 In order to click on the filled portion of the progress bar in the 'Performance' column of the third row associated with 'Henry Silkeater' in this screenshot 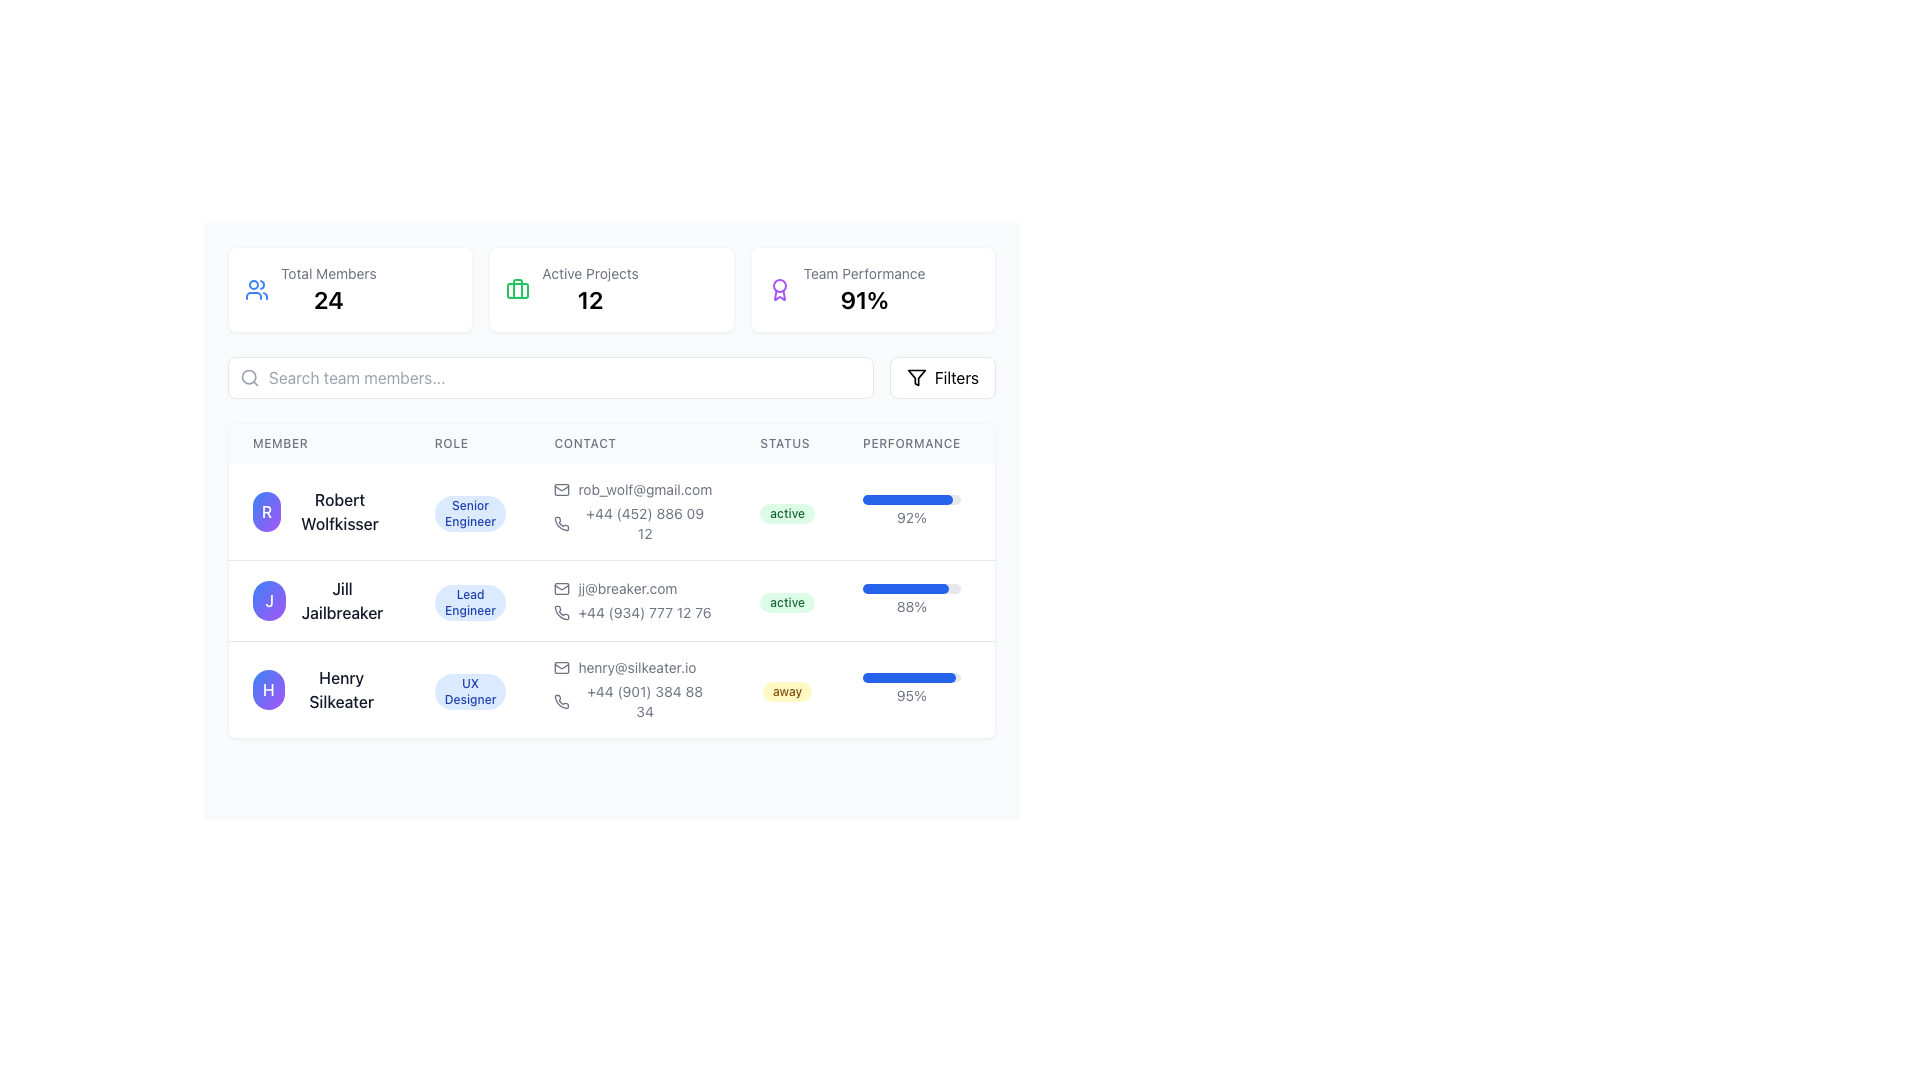, I will do `click(908, 677)`.